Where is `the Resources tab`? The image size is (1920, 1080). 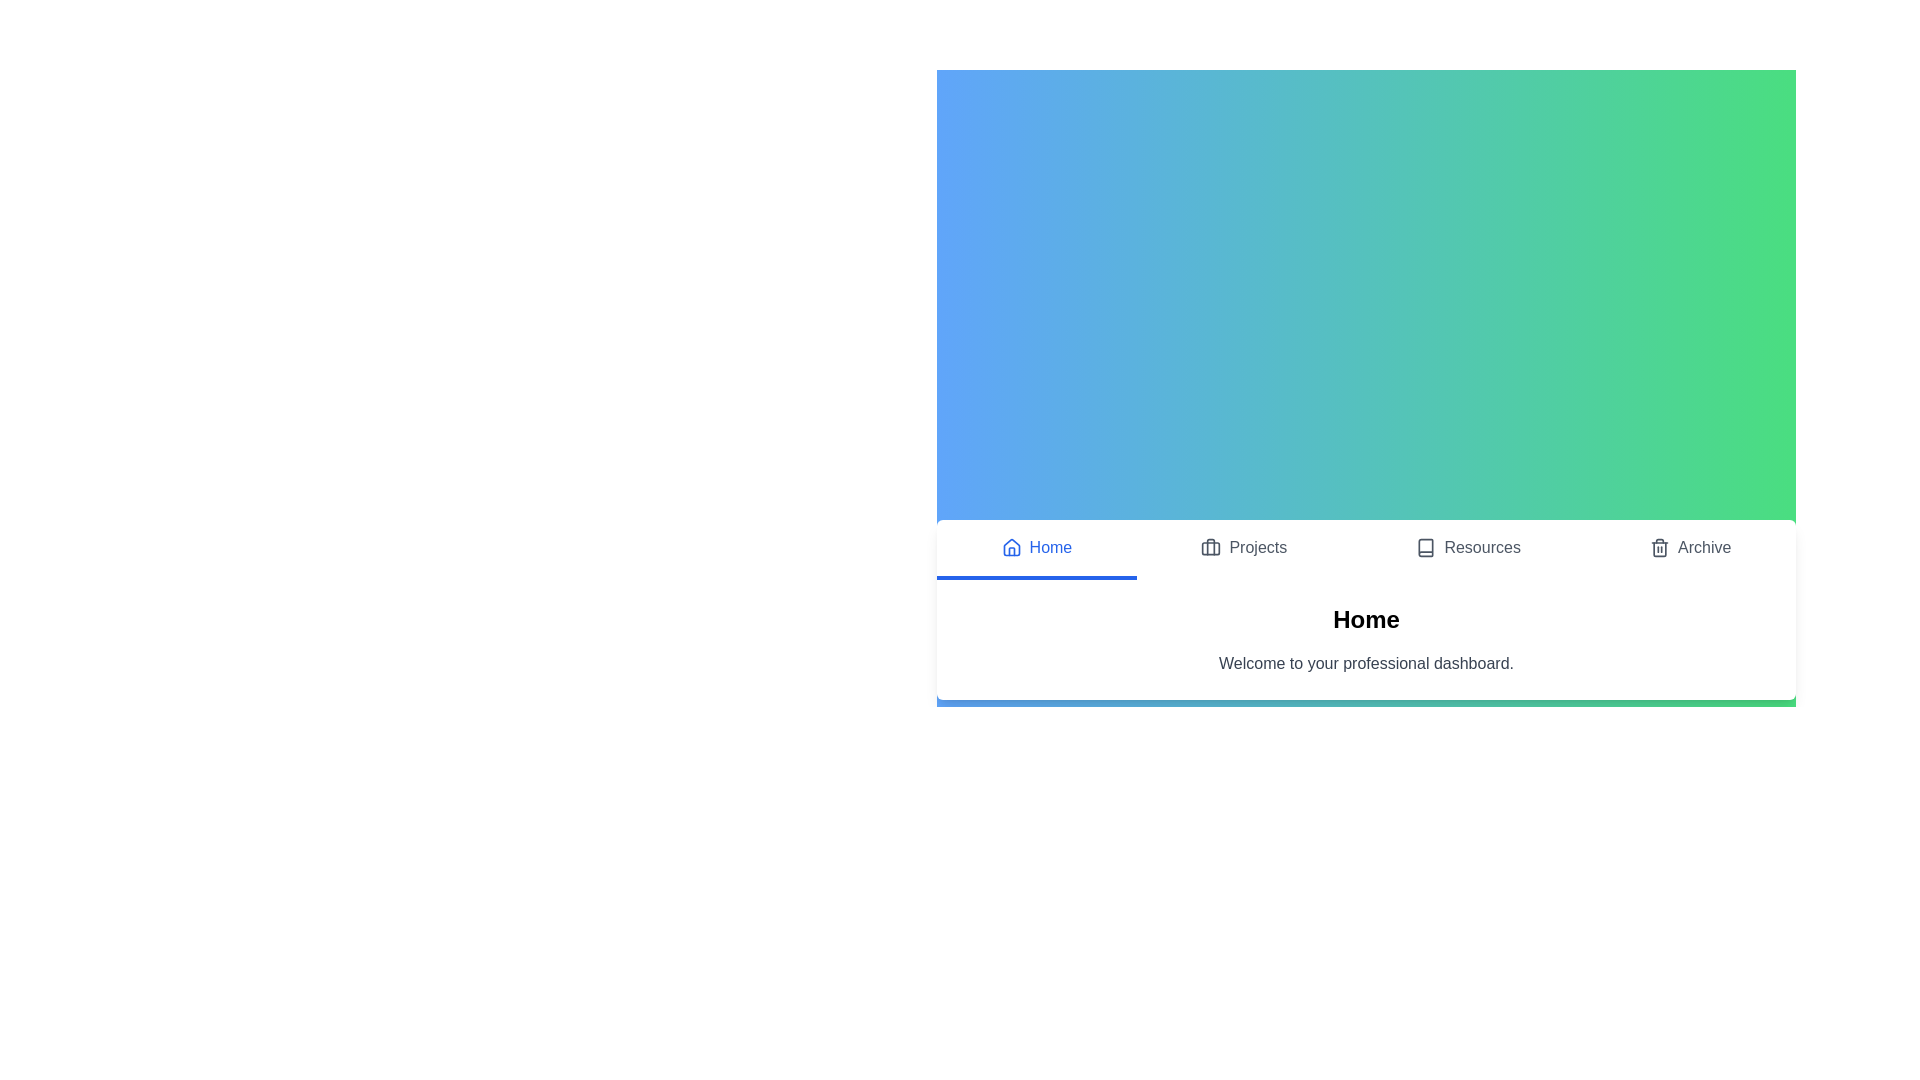 the Resources tab is located at coordinates (1468, 550).